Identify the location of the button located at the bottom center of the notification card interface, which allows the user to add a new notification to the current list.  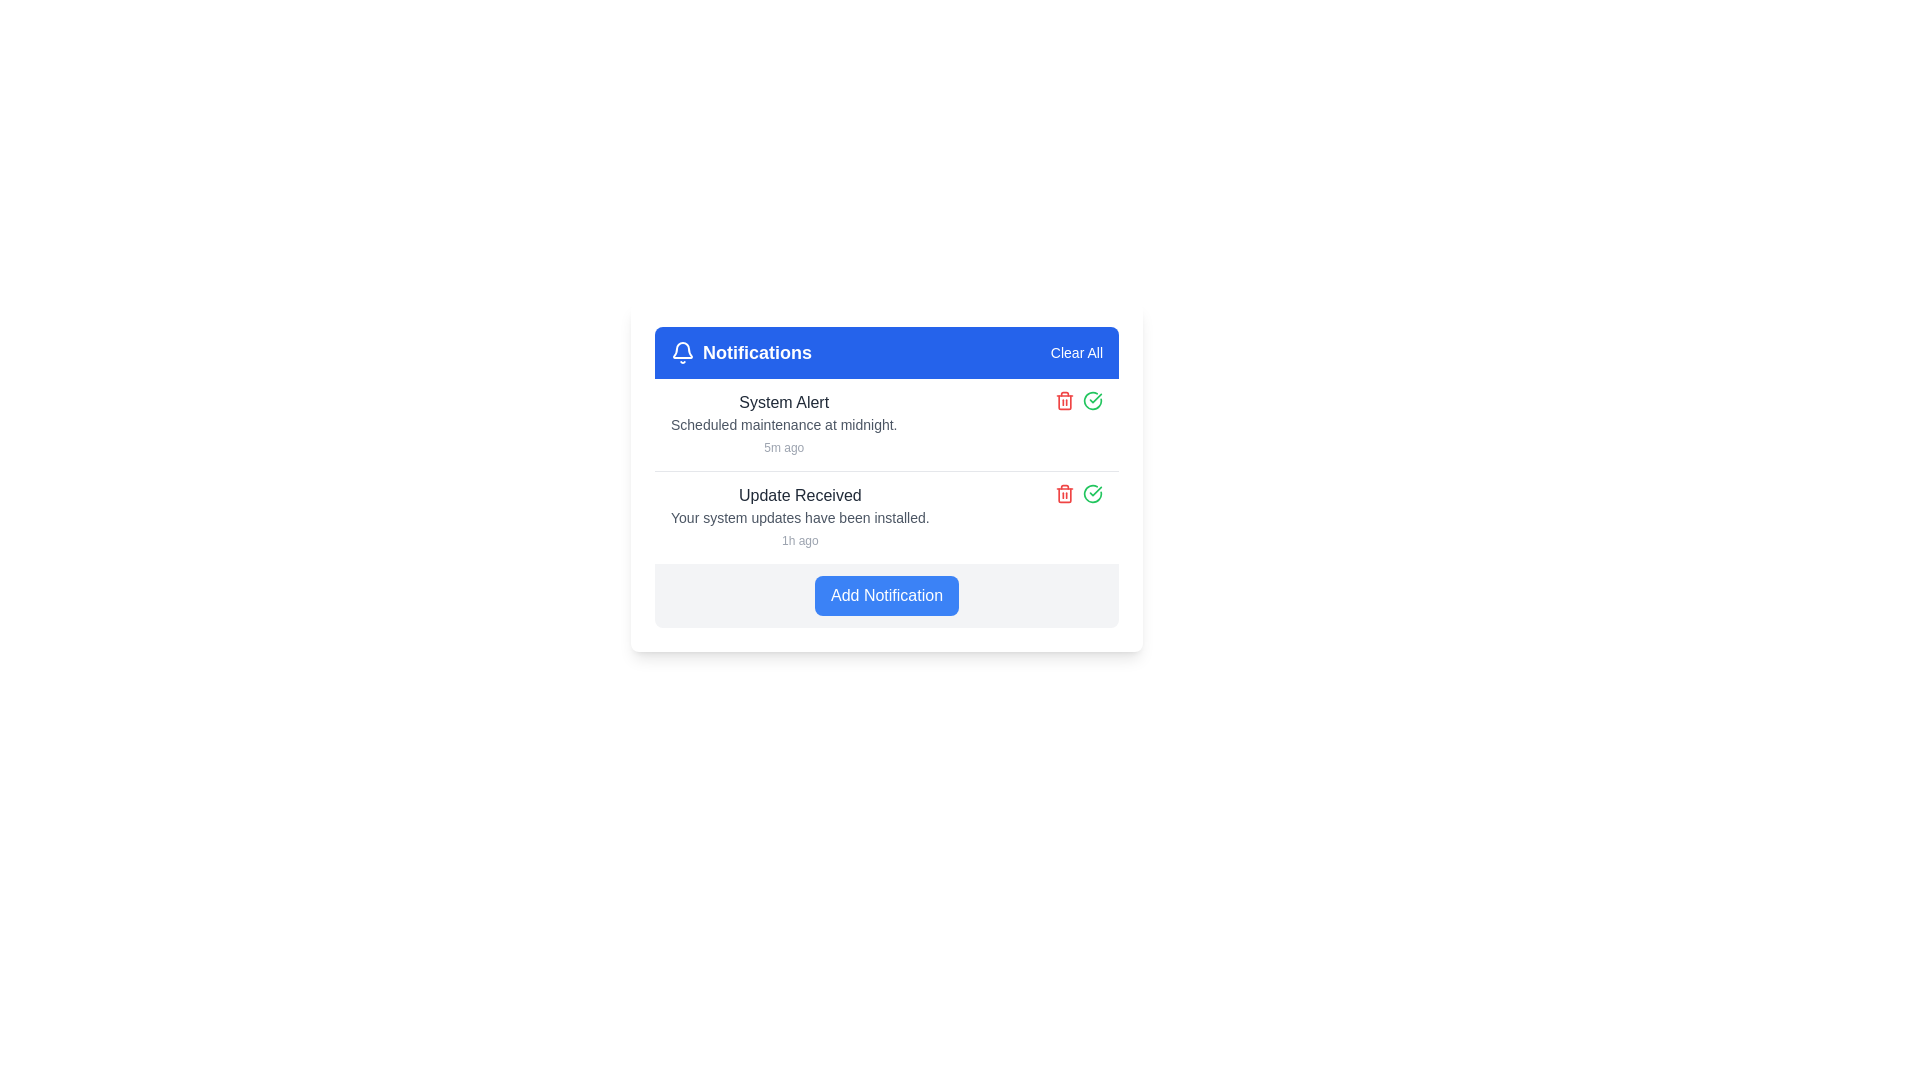
(886, 595).